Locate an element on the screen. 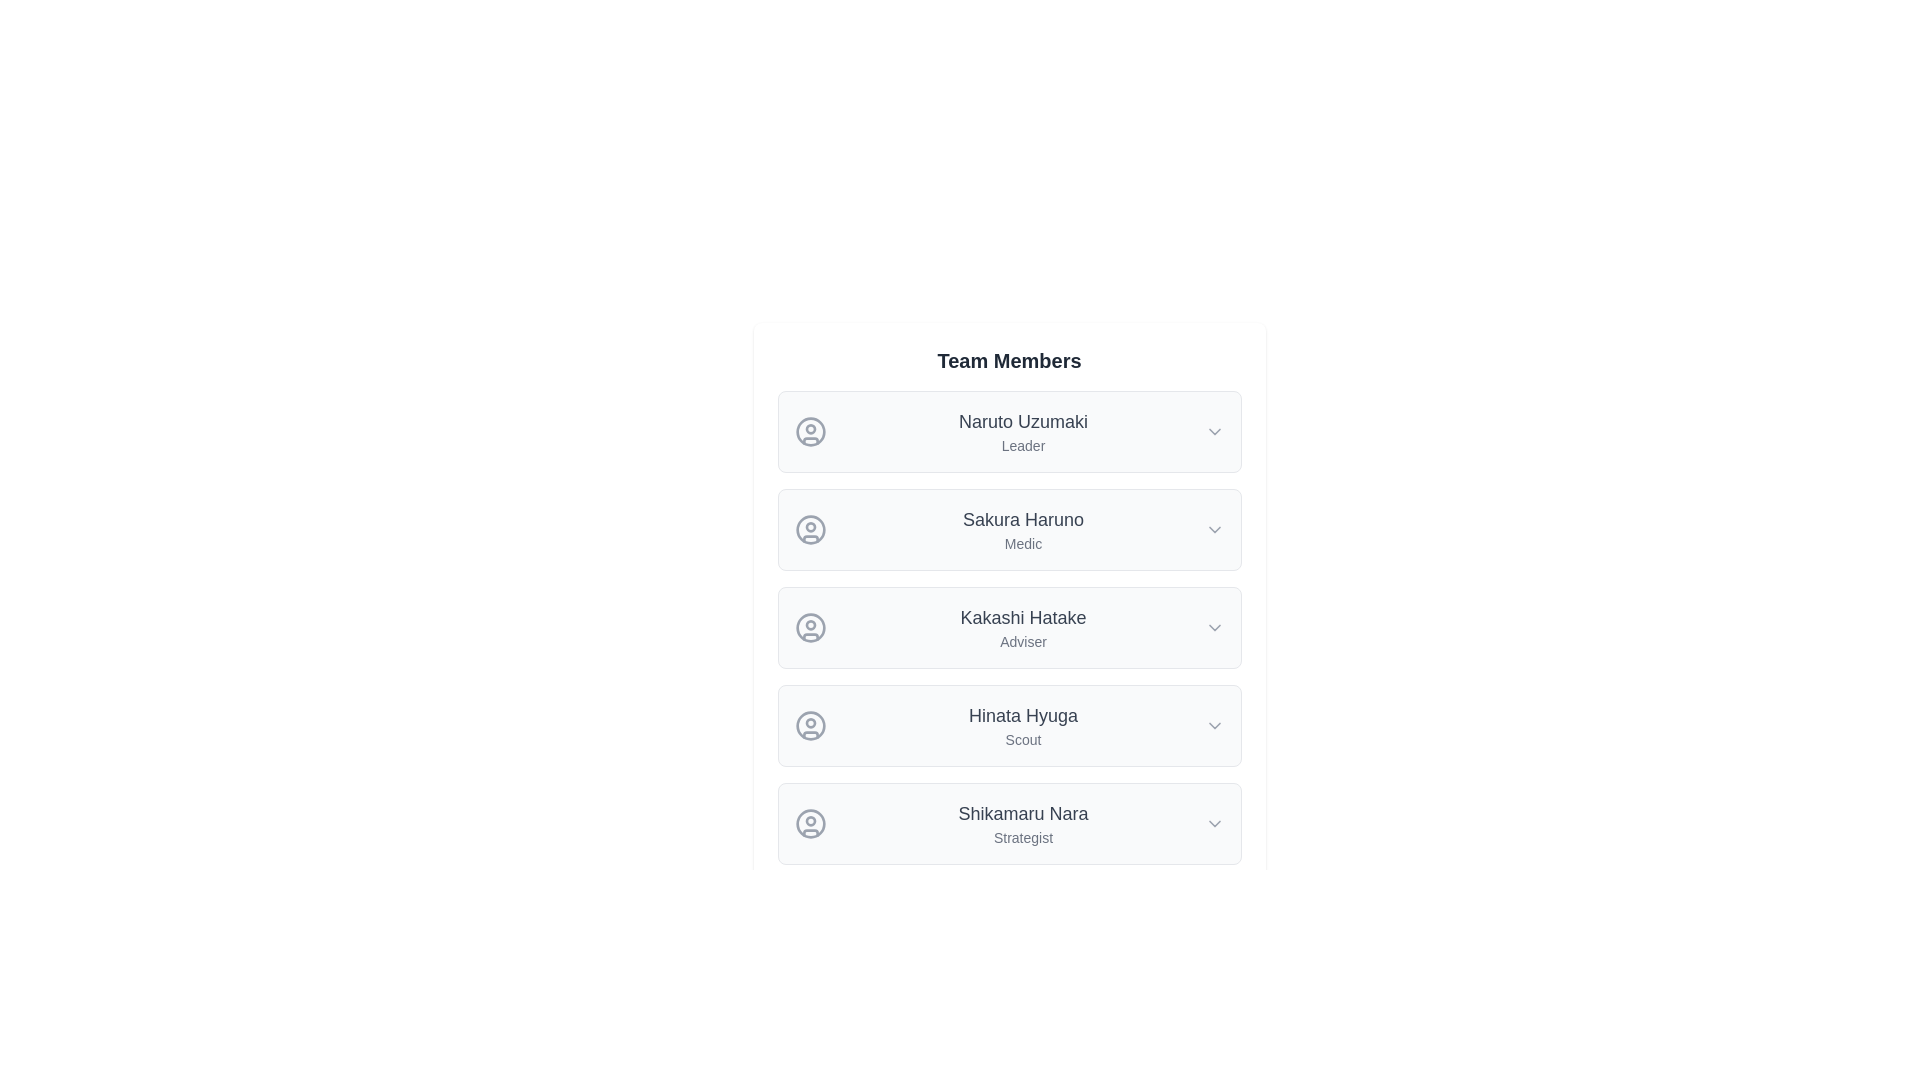 The image size is (1920, 1080). the decorative circle part of the user profile icon, which is positioned to the left of the text 'Naruto Uzumaki' and 'Leader' in the team members list is located at coordinates (810, 431).